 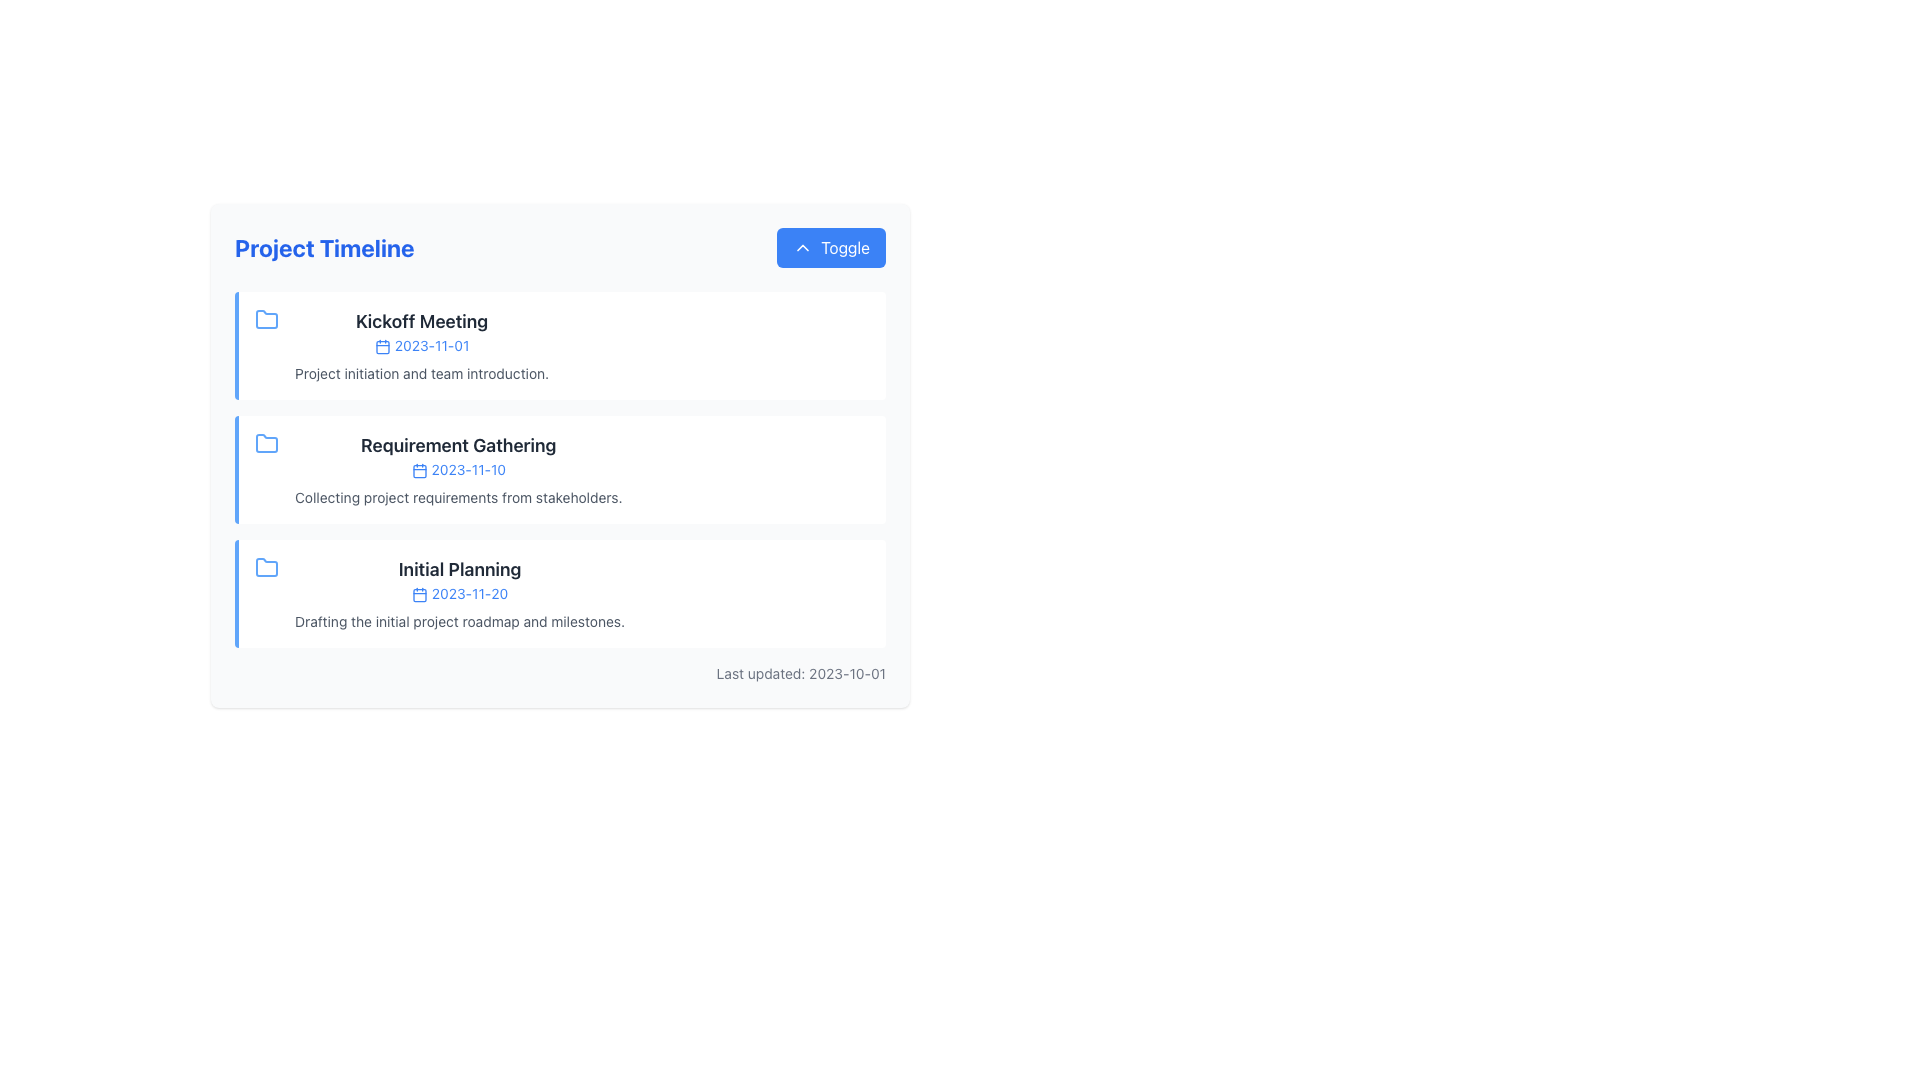 I want to click on the milestone list item representing a task within the project timeline, located between 'Kickoff Meeting' and 'Initial Planning', so click(x=561, y=470).